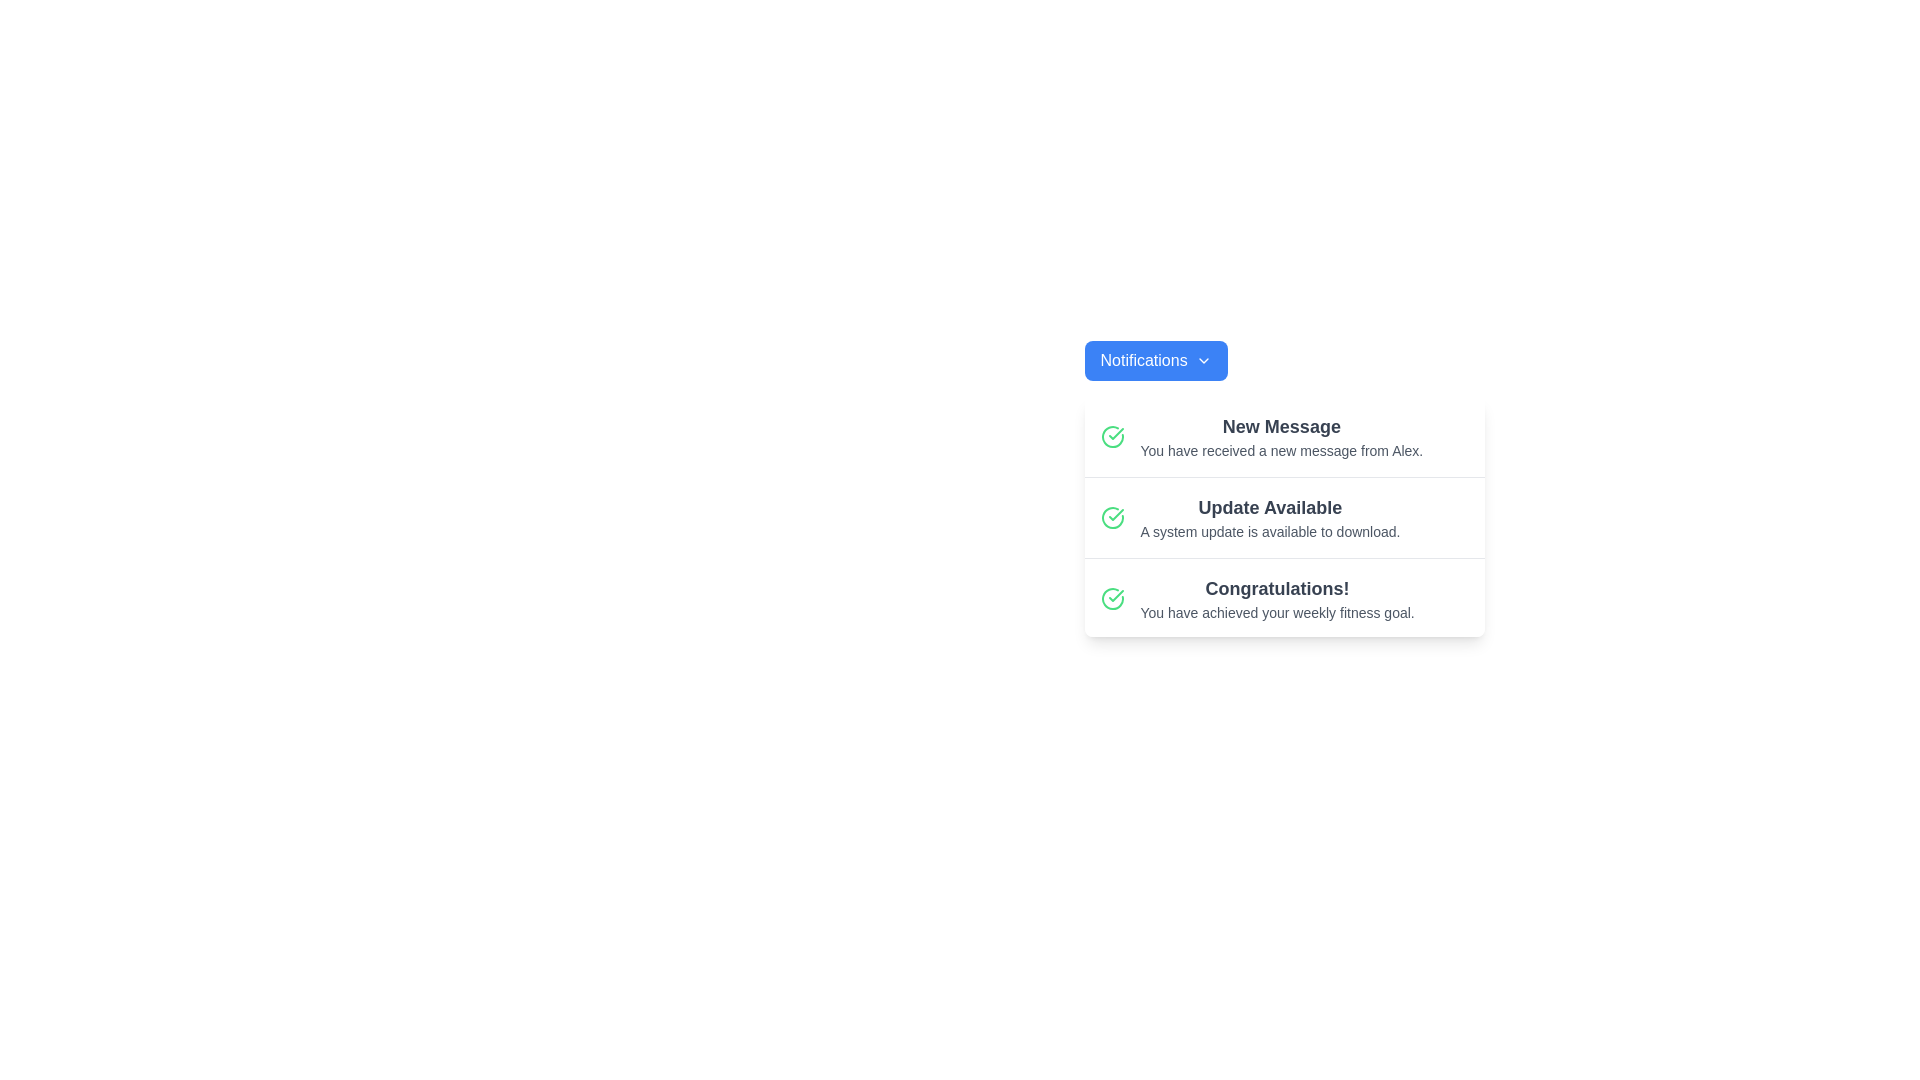 This screenshot has height=1080, width=1920. What do you see at coordinates (1156, 361) in the screenshot?
I see `the 'Notifications' dropdown button, which has a blue background and white text` at bounding box center [1156, 361].